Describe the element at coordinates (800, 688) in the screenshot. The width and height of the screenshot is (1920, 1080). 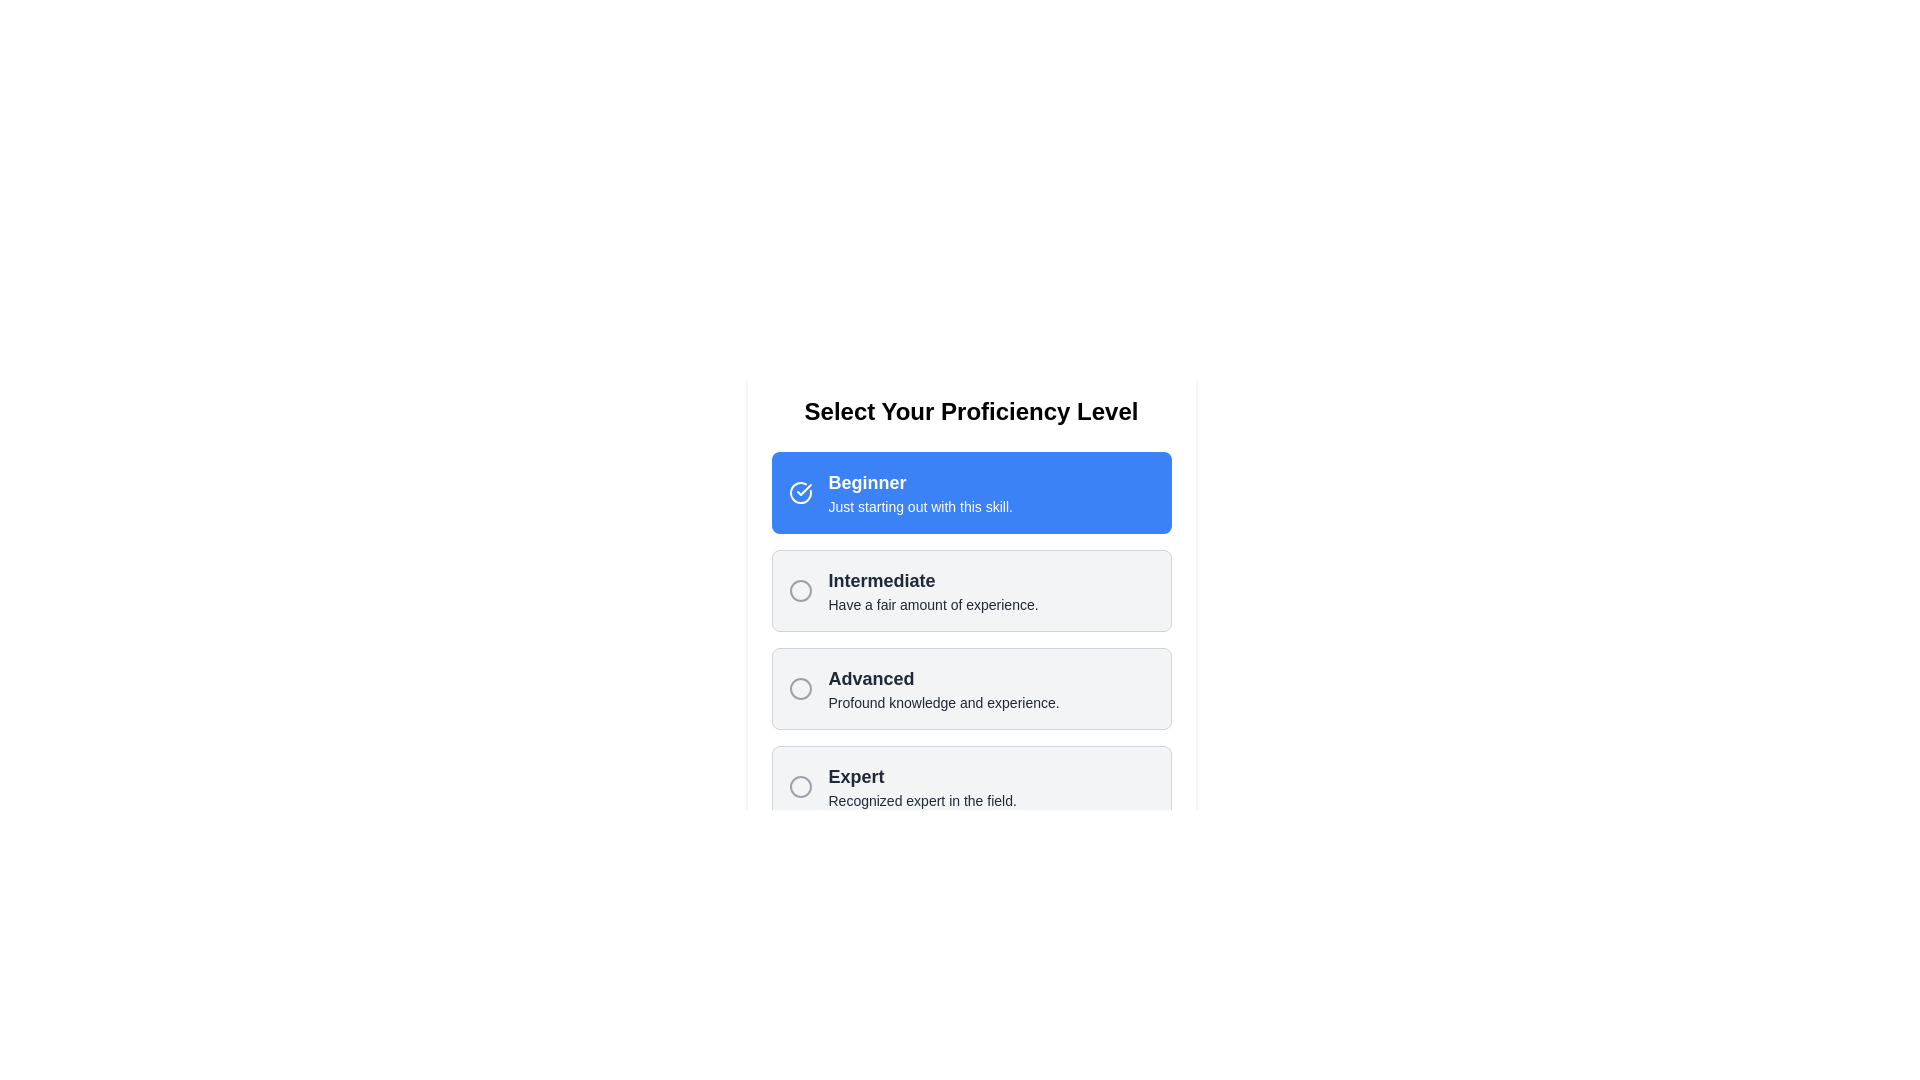
I see `the circular radio button positioned to the left of the text label 'Advanced'` at that location.